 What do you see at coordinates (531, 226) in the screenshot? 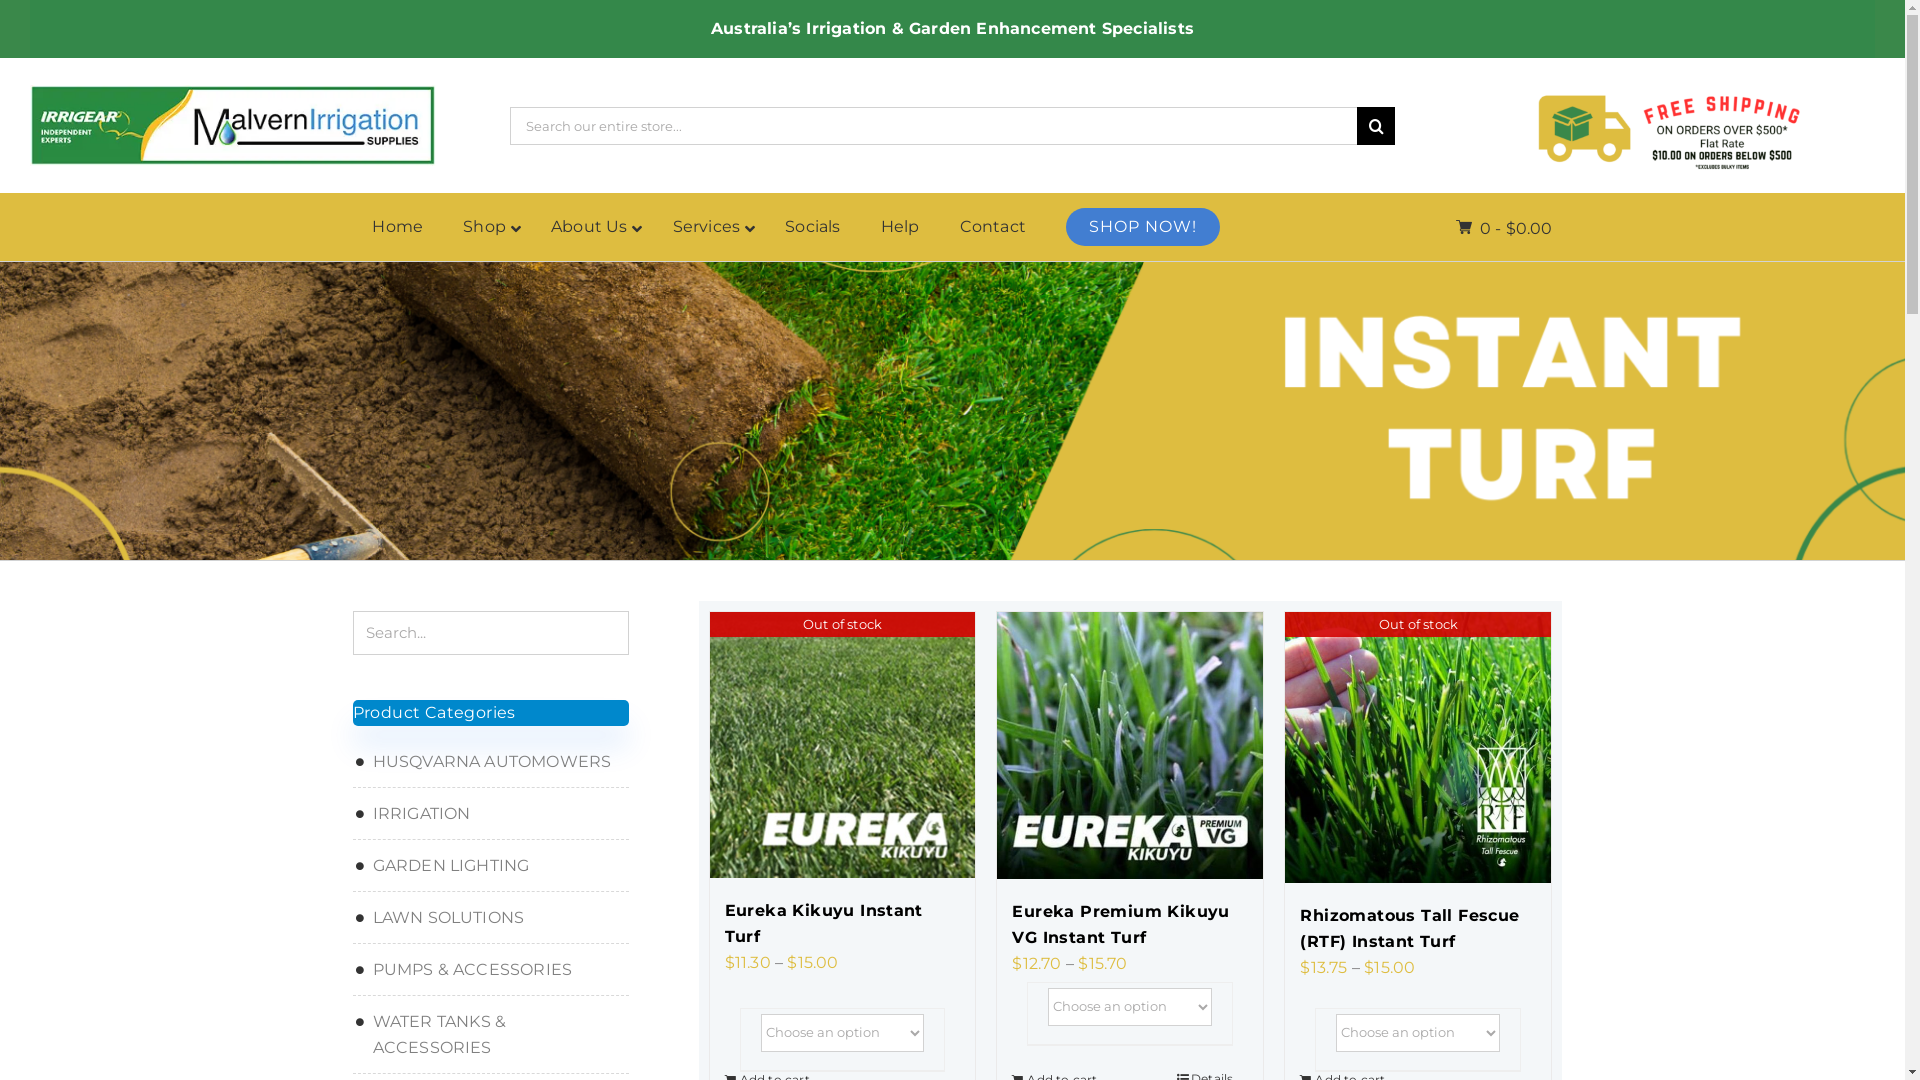
I see `'About Us'` at bounding box center [531, 226].